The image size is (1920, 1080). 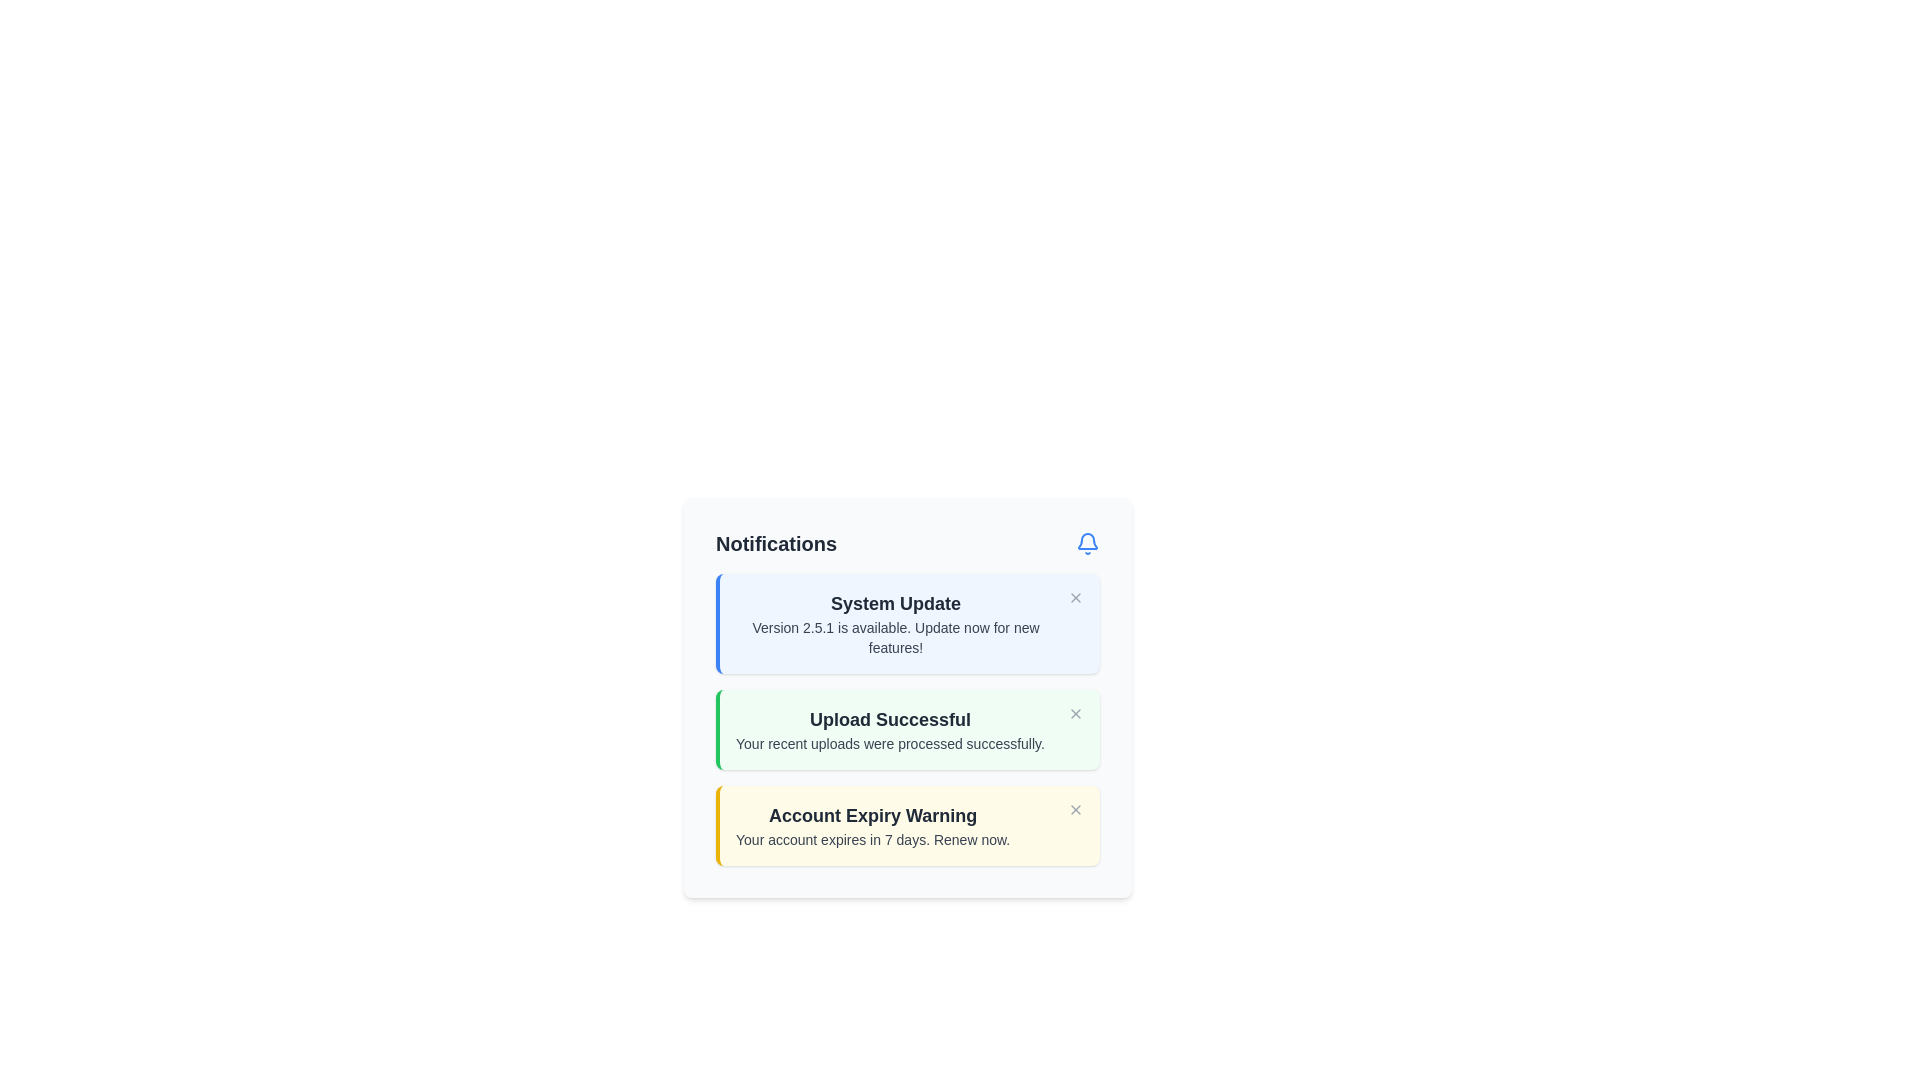 What do you see at coordinates (1074, 810) in the screenshot?
I see `the Close button represented as an 'X' icon in the notification box to change its color to red` at bounding box center [1074, 810].